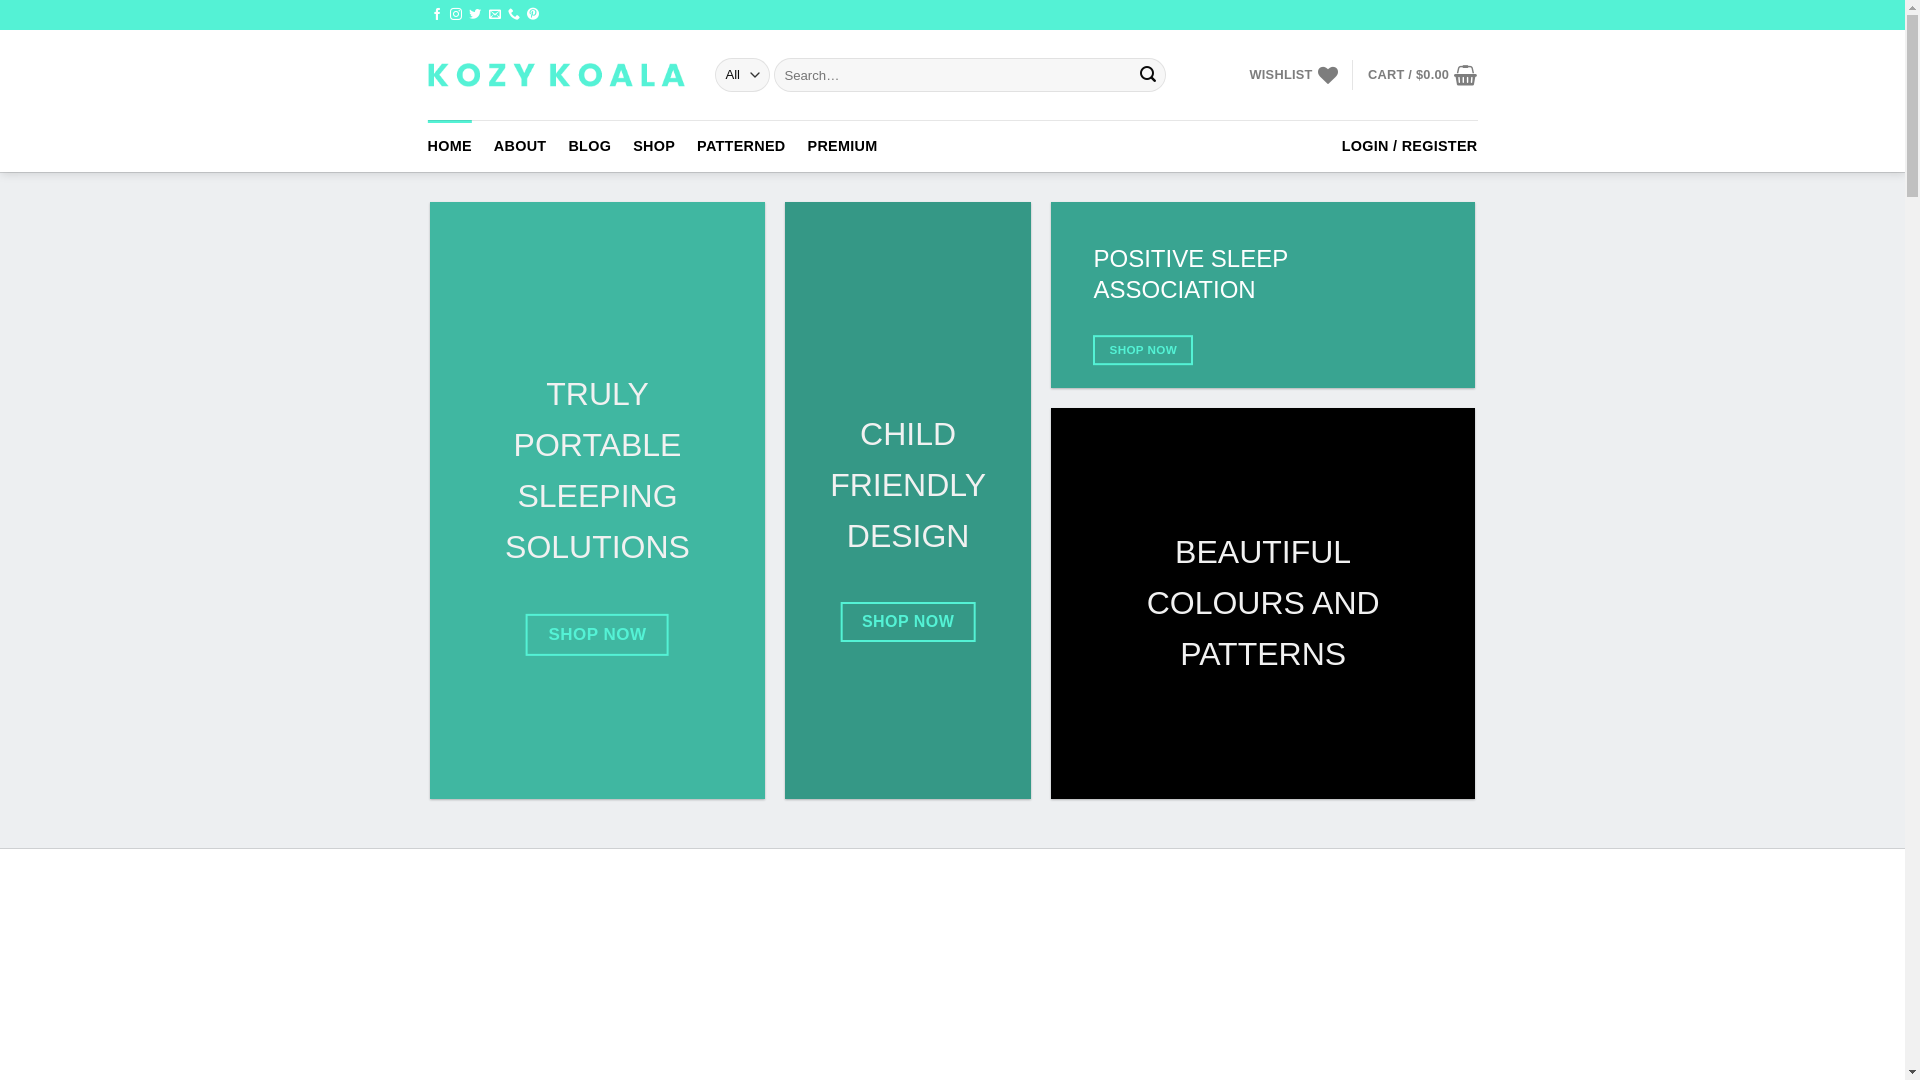 The image size is (1920, 1080). Describe the element at coordinates (653, 145) in the screenshot. I see `'SHOP'` at that location.